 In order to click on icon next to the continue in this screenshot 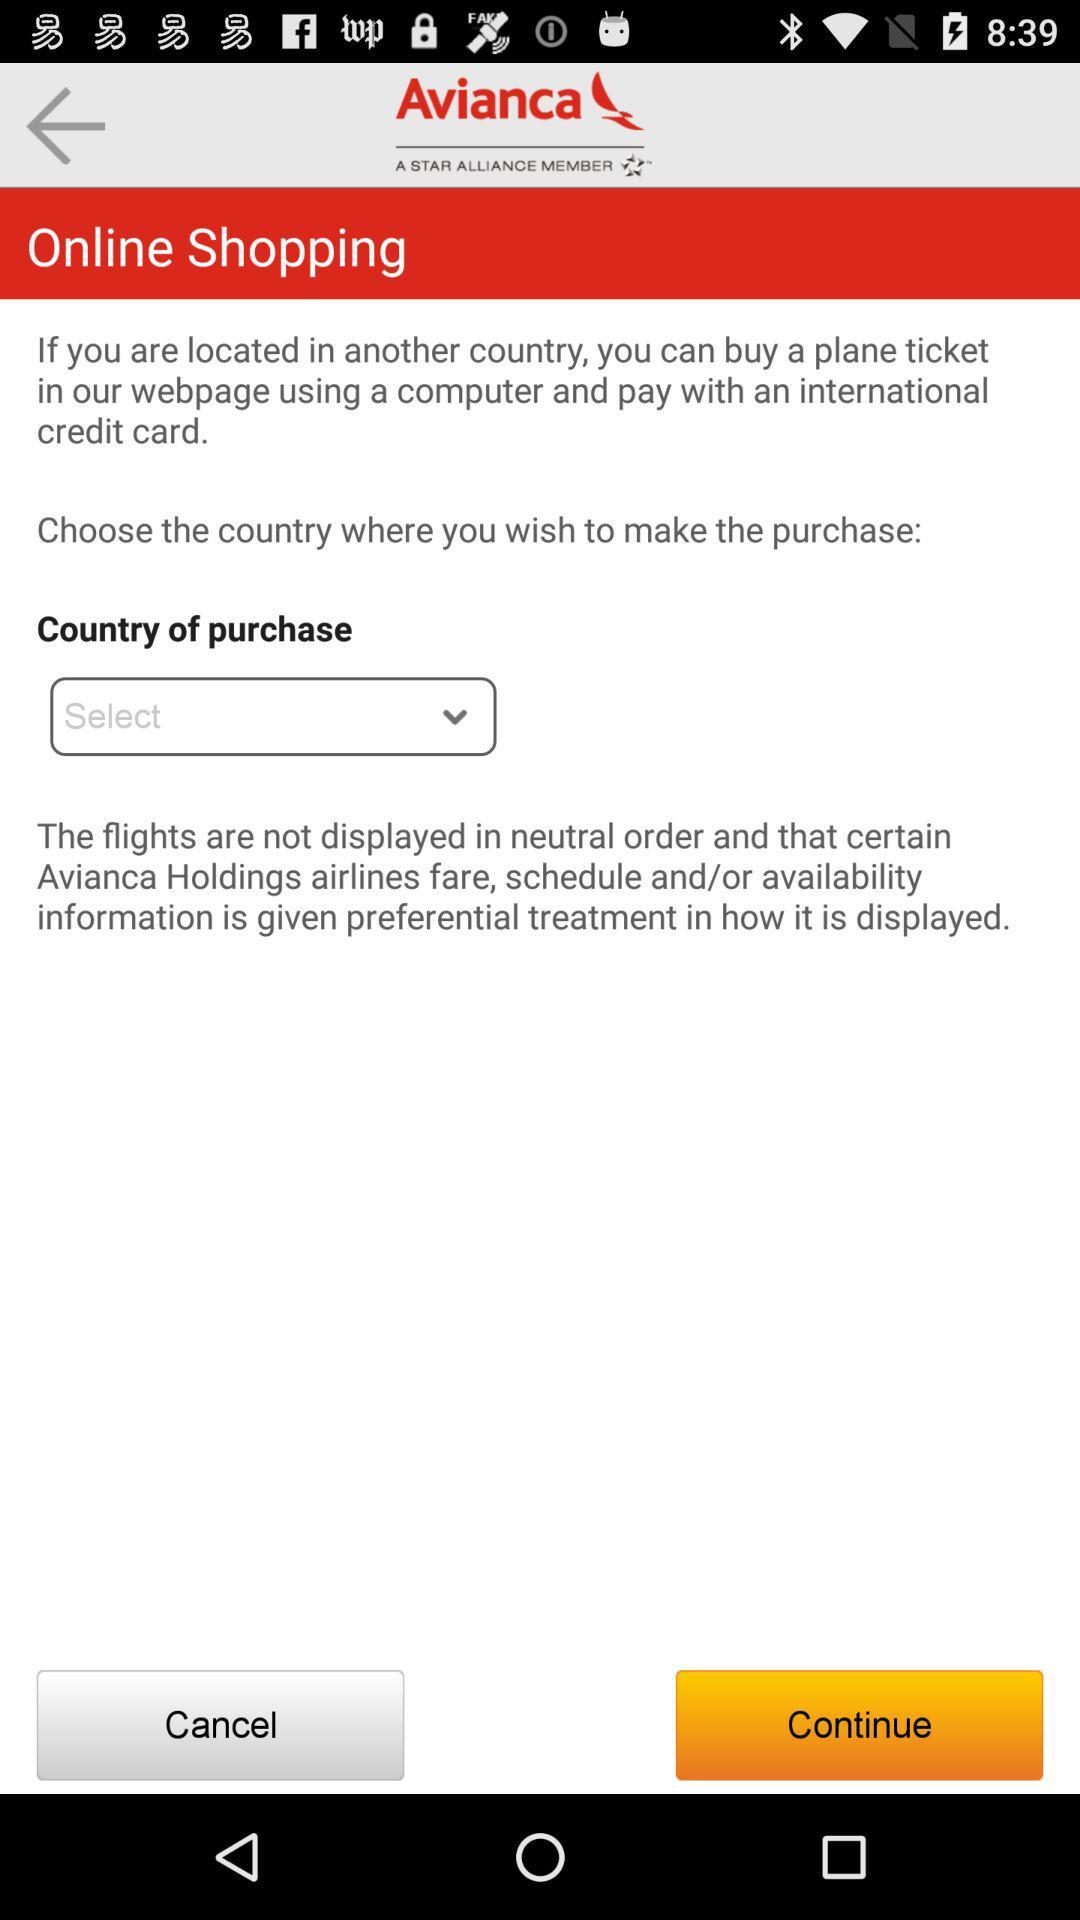, I will do `click(220, 1724)`.